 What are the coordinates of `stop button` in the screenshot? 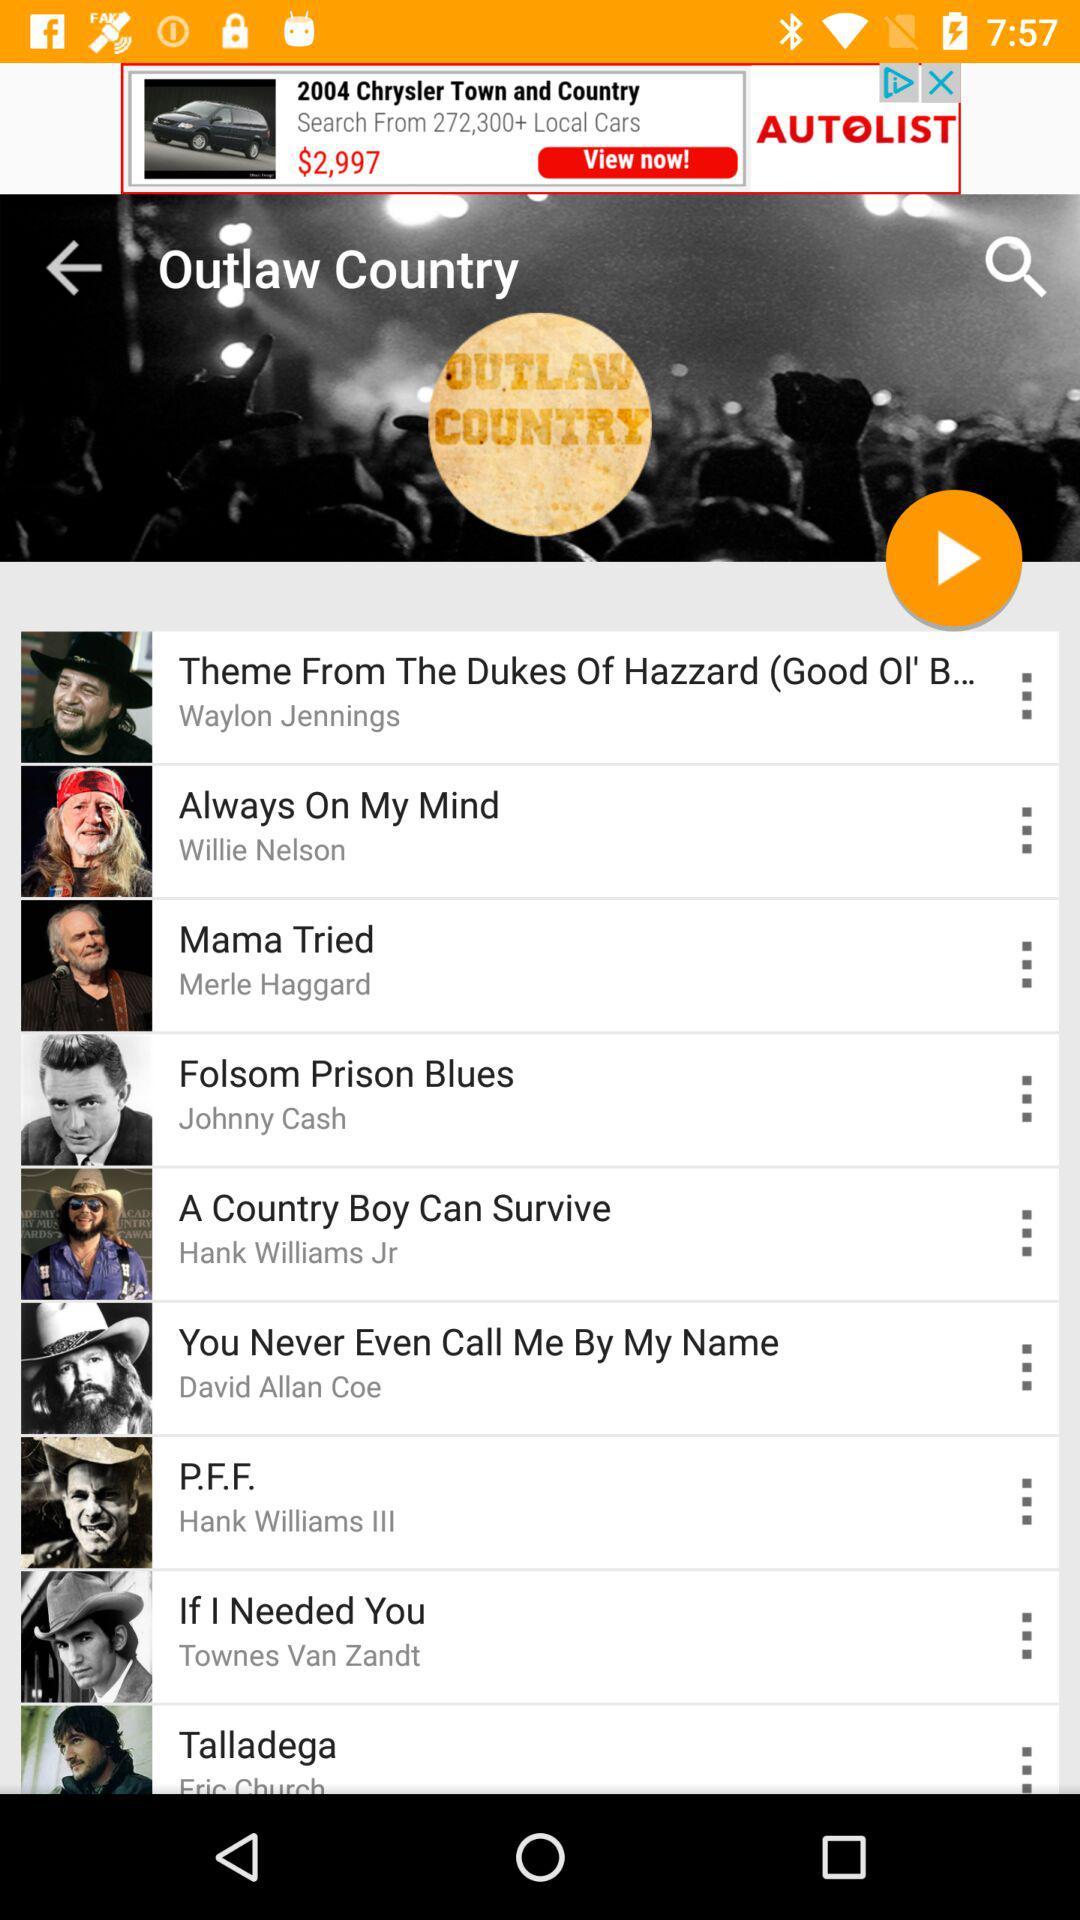 It's located at (952, 557).